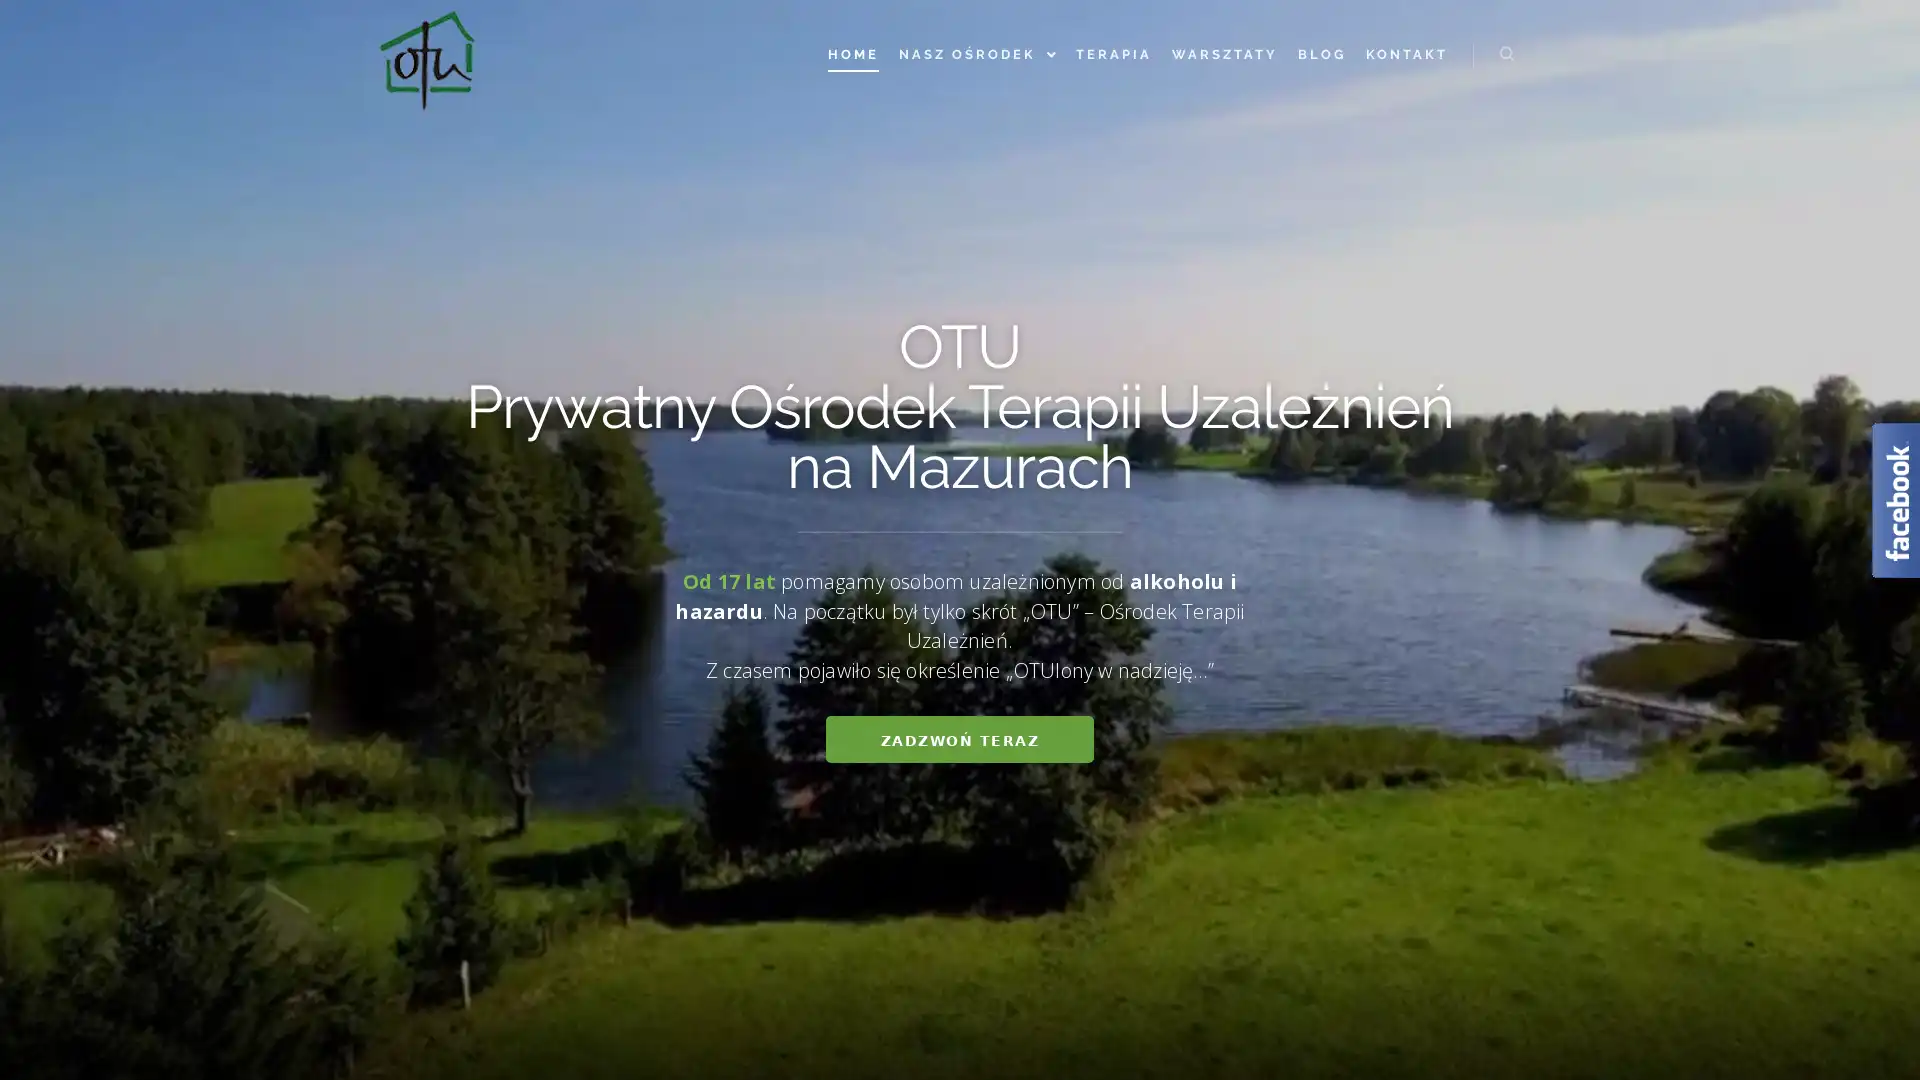  Describe the element at coordinates (1507, 53) in the screenshot. I see `Szukaj` at that location.